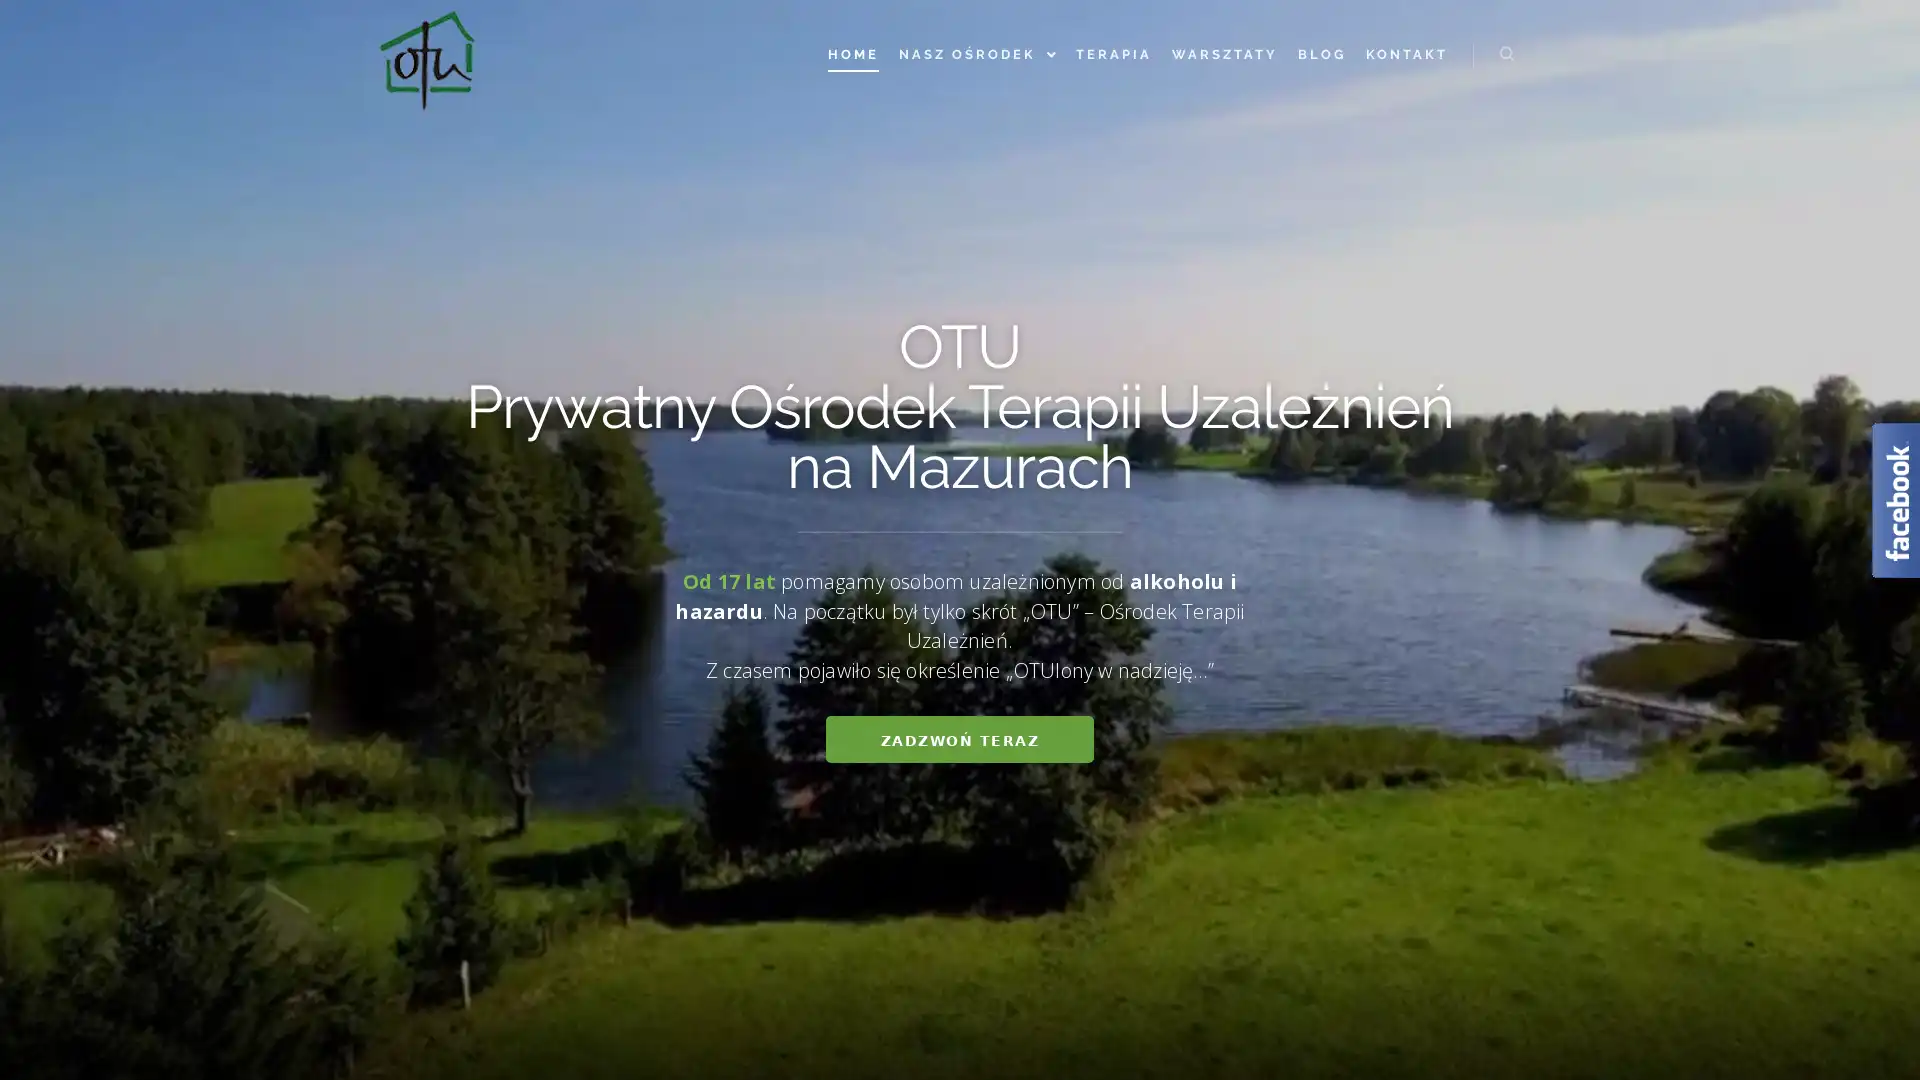  Describe the element at coordinates (1507, 53) in the screenshot. I see `Szukaj` at that location.